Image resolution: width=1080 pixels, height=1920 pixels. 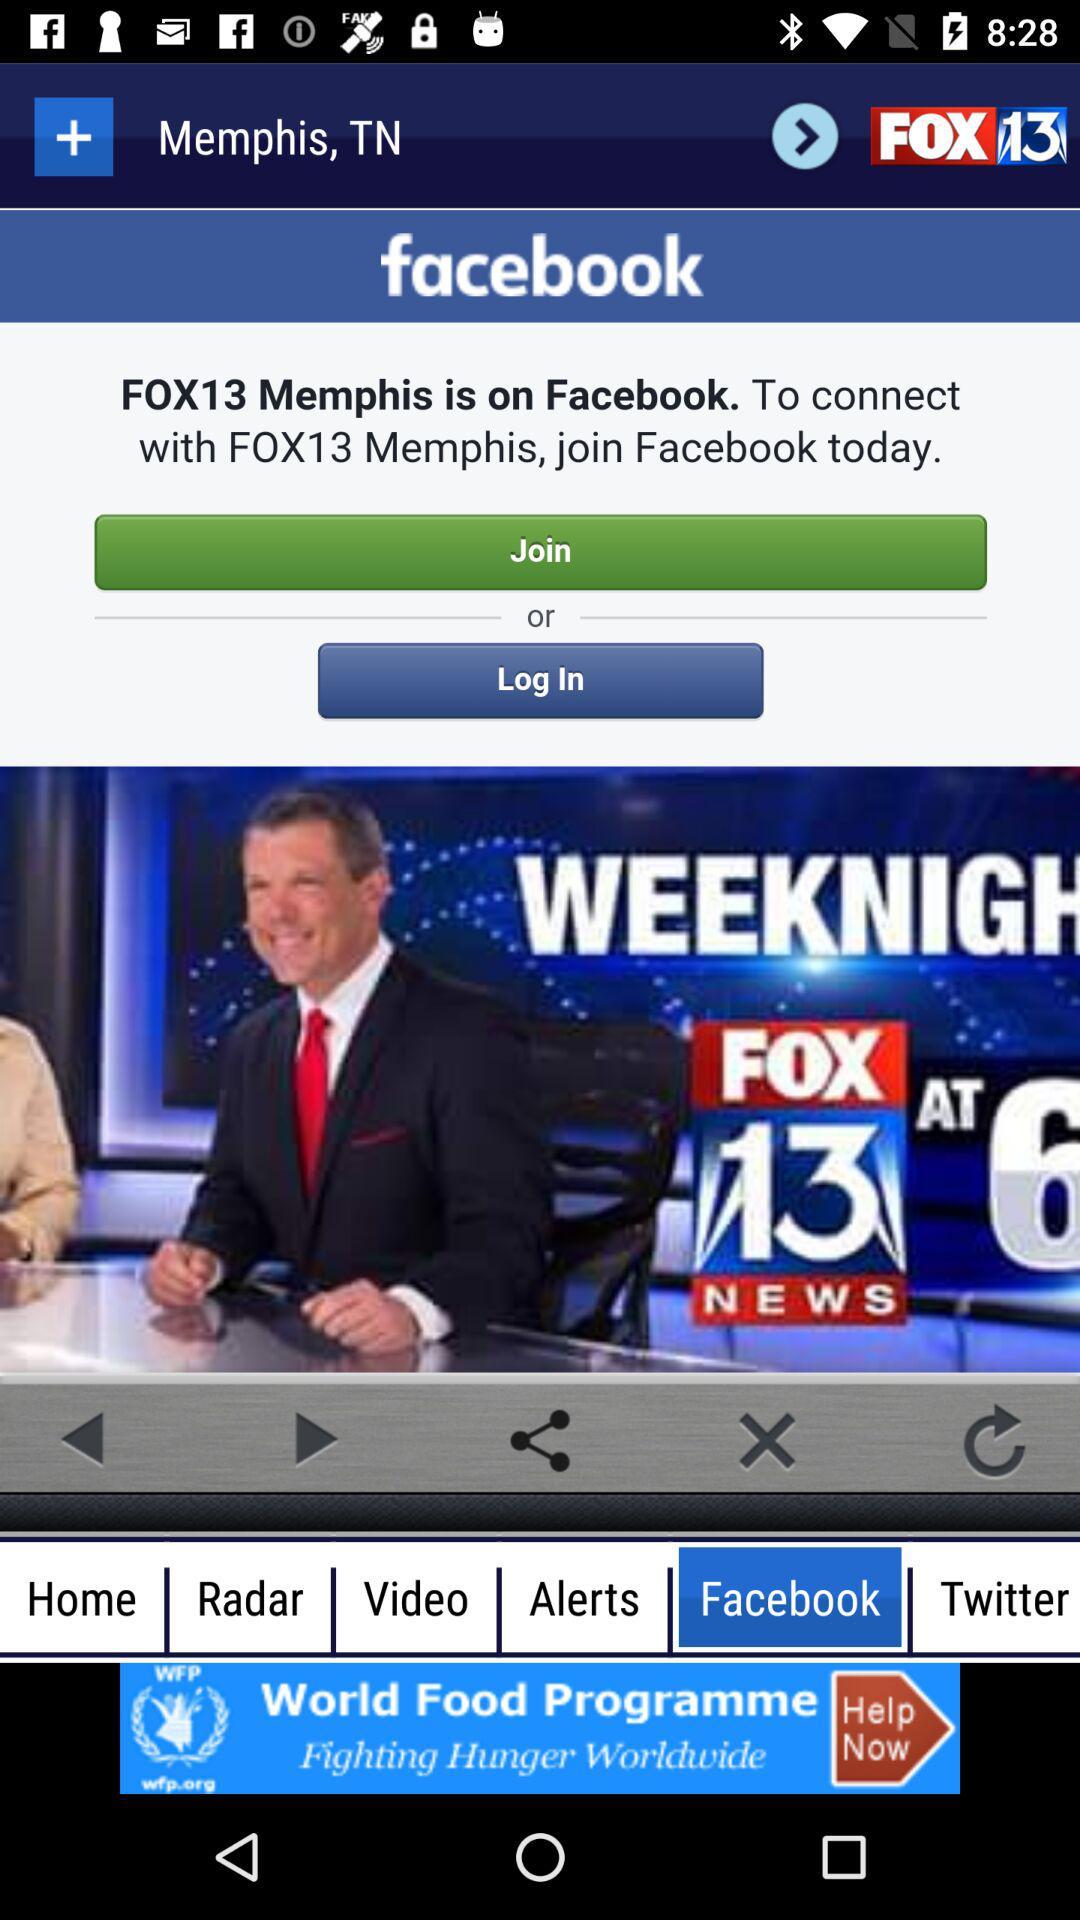 What do you see at coordinates (84, 1440) in the screenshot?
I see `go back` at bounding box center [84, 1440].